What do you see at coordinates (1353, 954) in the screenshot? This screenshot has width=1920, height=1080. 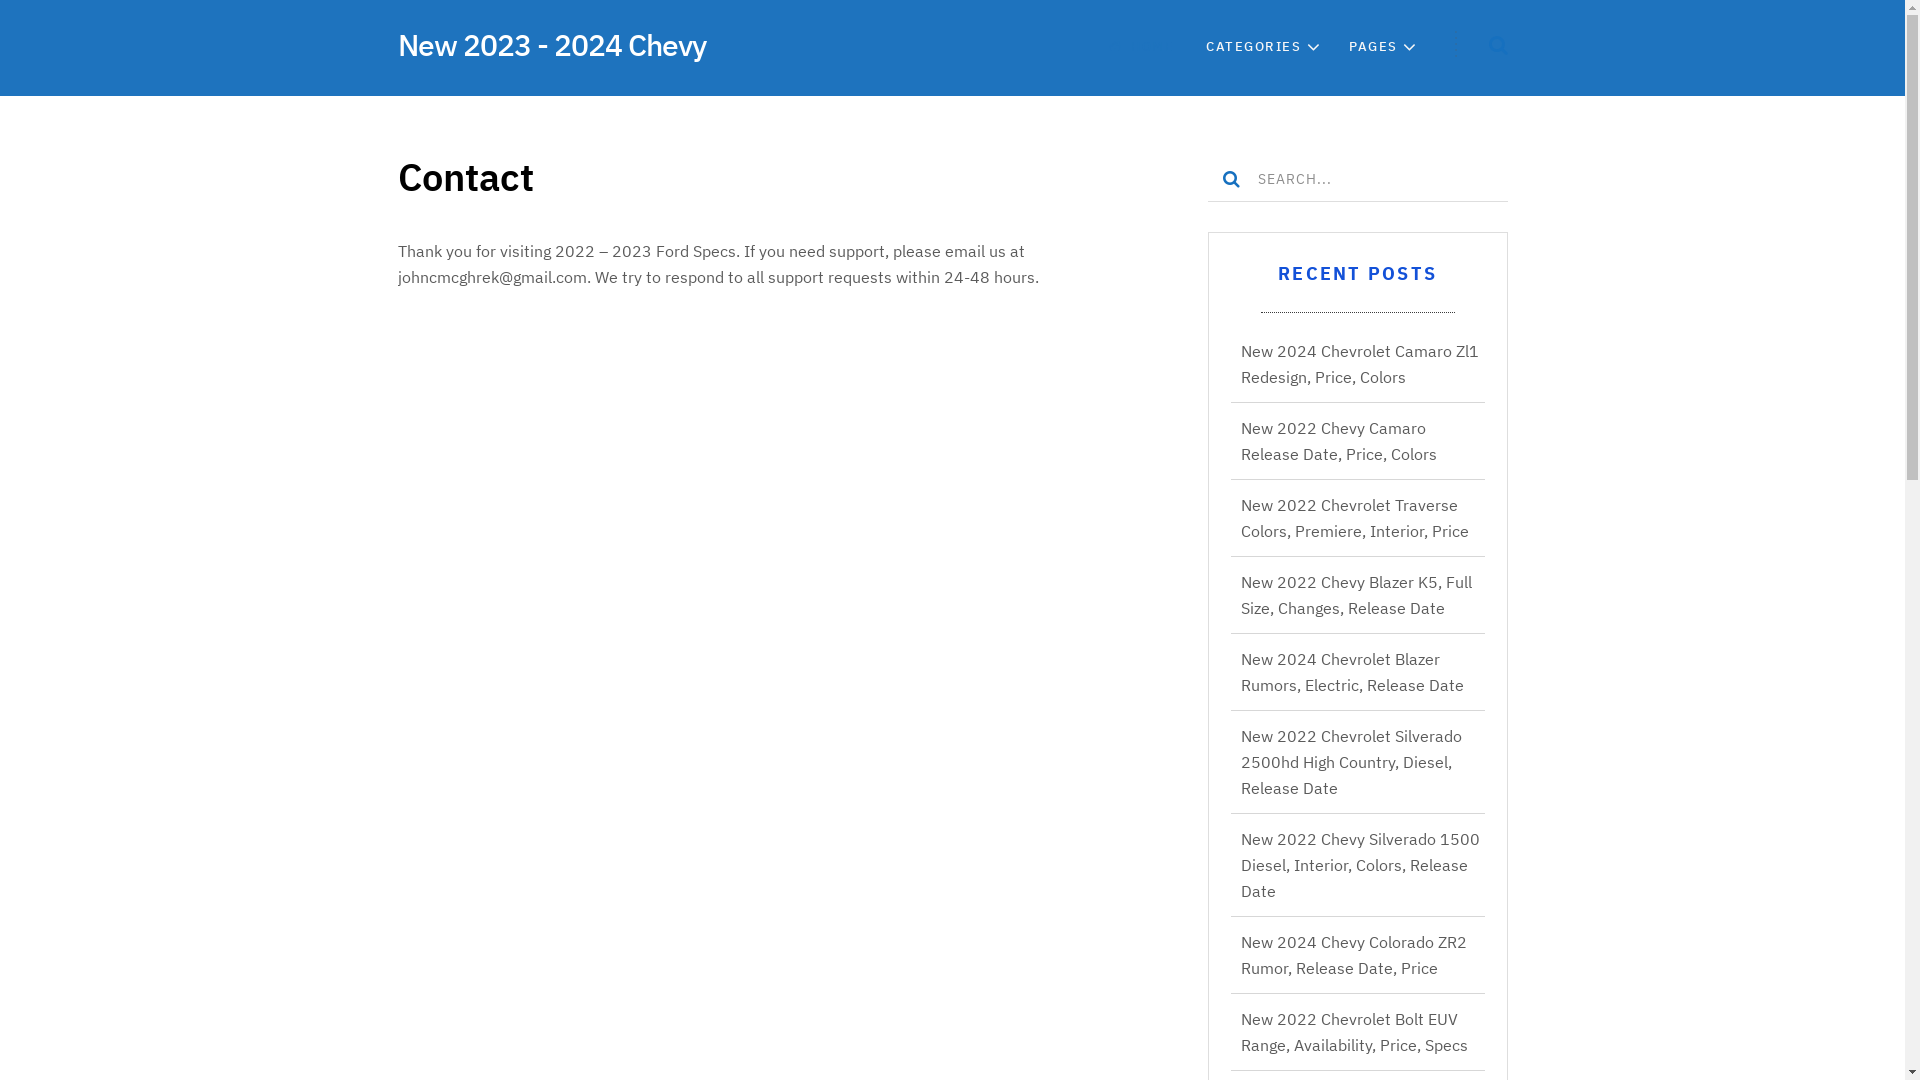 I see `'New 2024 Chevy Colorado ZR2 Rumor, Release Date, Price'` at bounding box center [1353, 954].